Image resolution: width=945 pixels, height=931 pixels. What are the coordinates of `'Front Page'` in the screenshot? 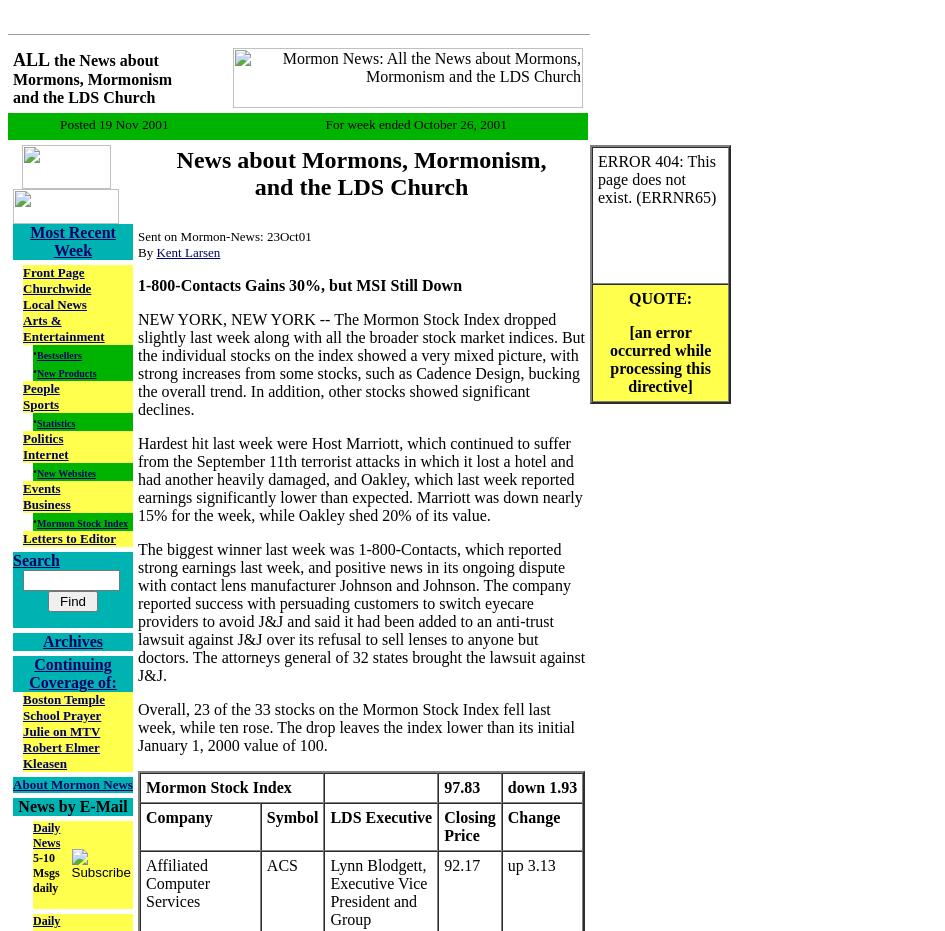 It's located at (53, 270).